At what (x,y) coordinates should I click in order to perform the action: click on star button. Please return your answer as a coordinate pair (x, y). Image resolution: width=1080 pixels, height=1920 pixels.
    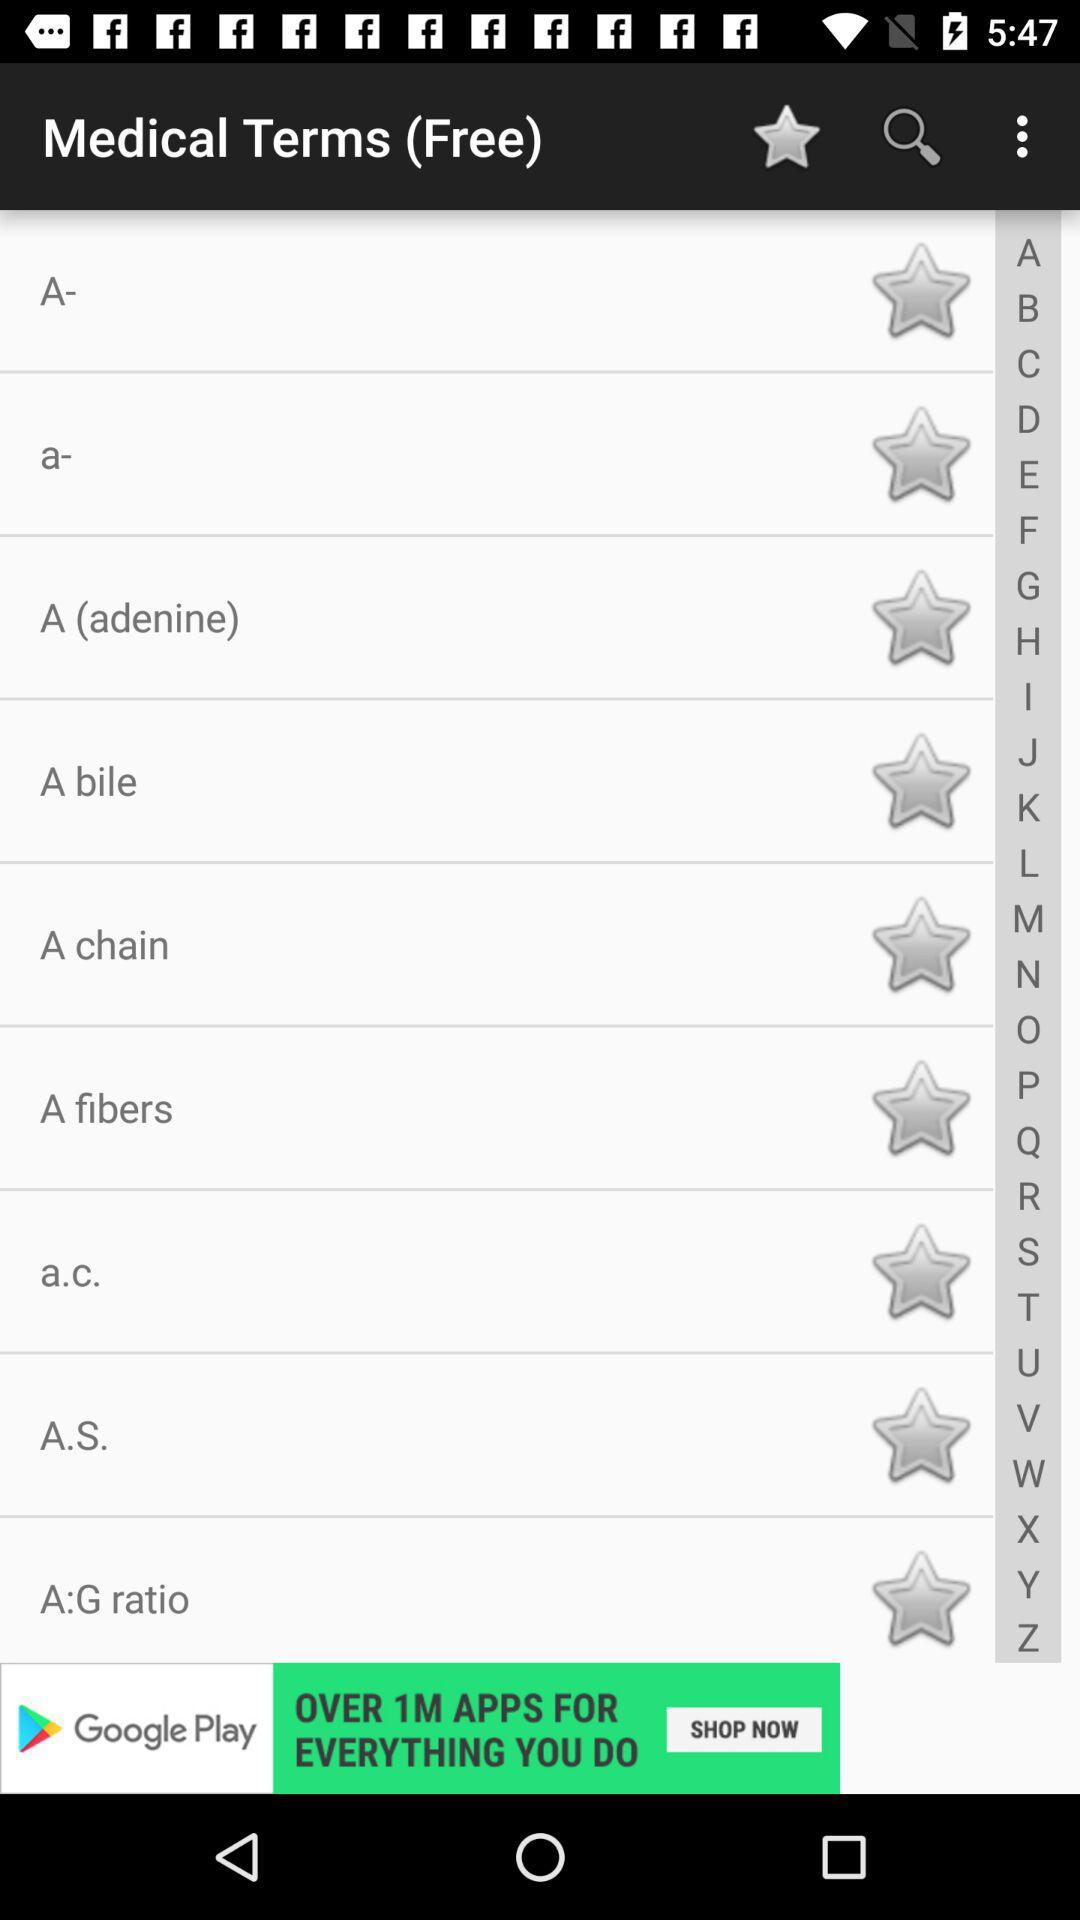
    Looking at the image, I should click on (920, 1106).